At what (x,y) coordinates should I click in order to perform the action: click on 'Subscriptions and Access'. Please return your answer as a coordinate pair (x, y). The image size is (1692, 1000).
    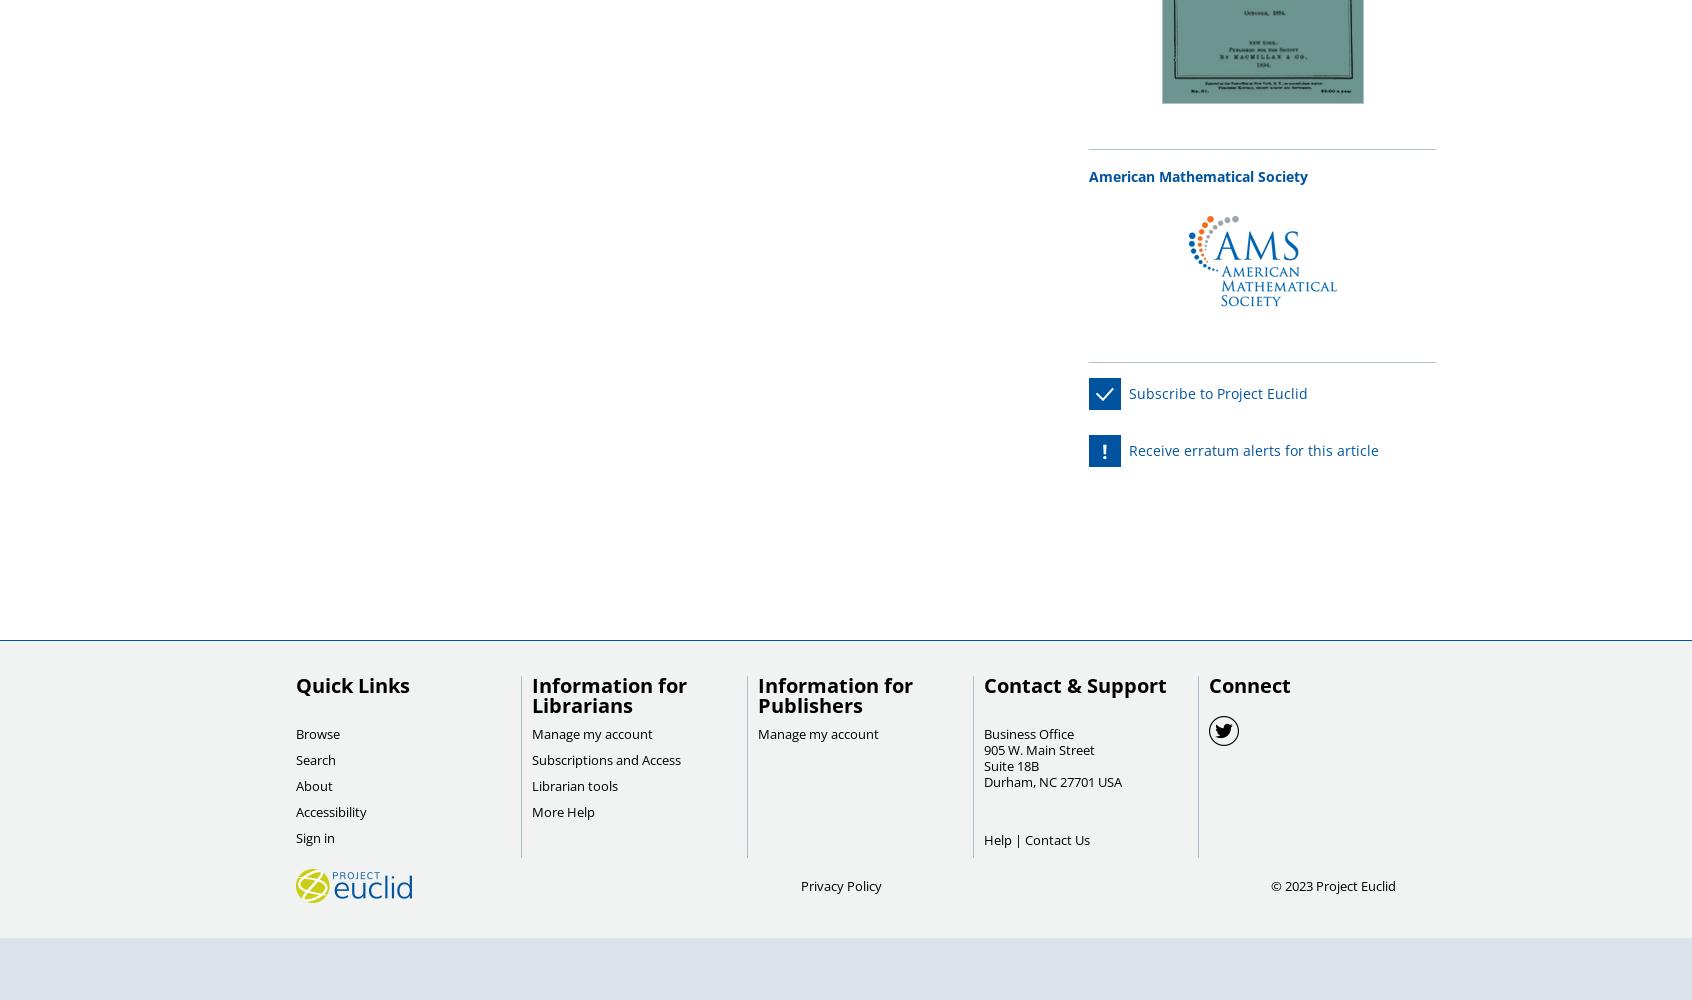
    Looking at the image, I should click on (531, 760).